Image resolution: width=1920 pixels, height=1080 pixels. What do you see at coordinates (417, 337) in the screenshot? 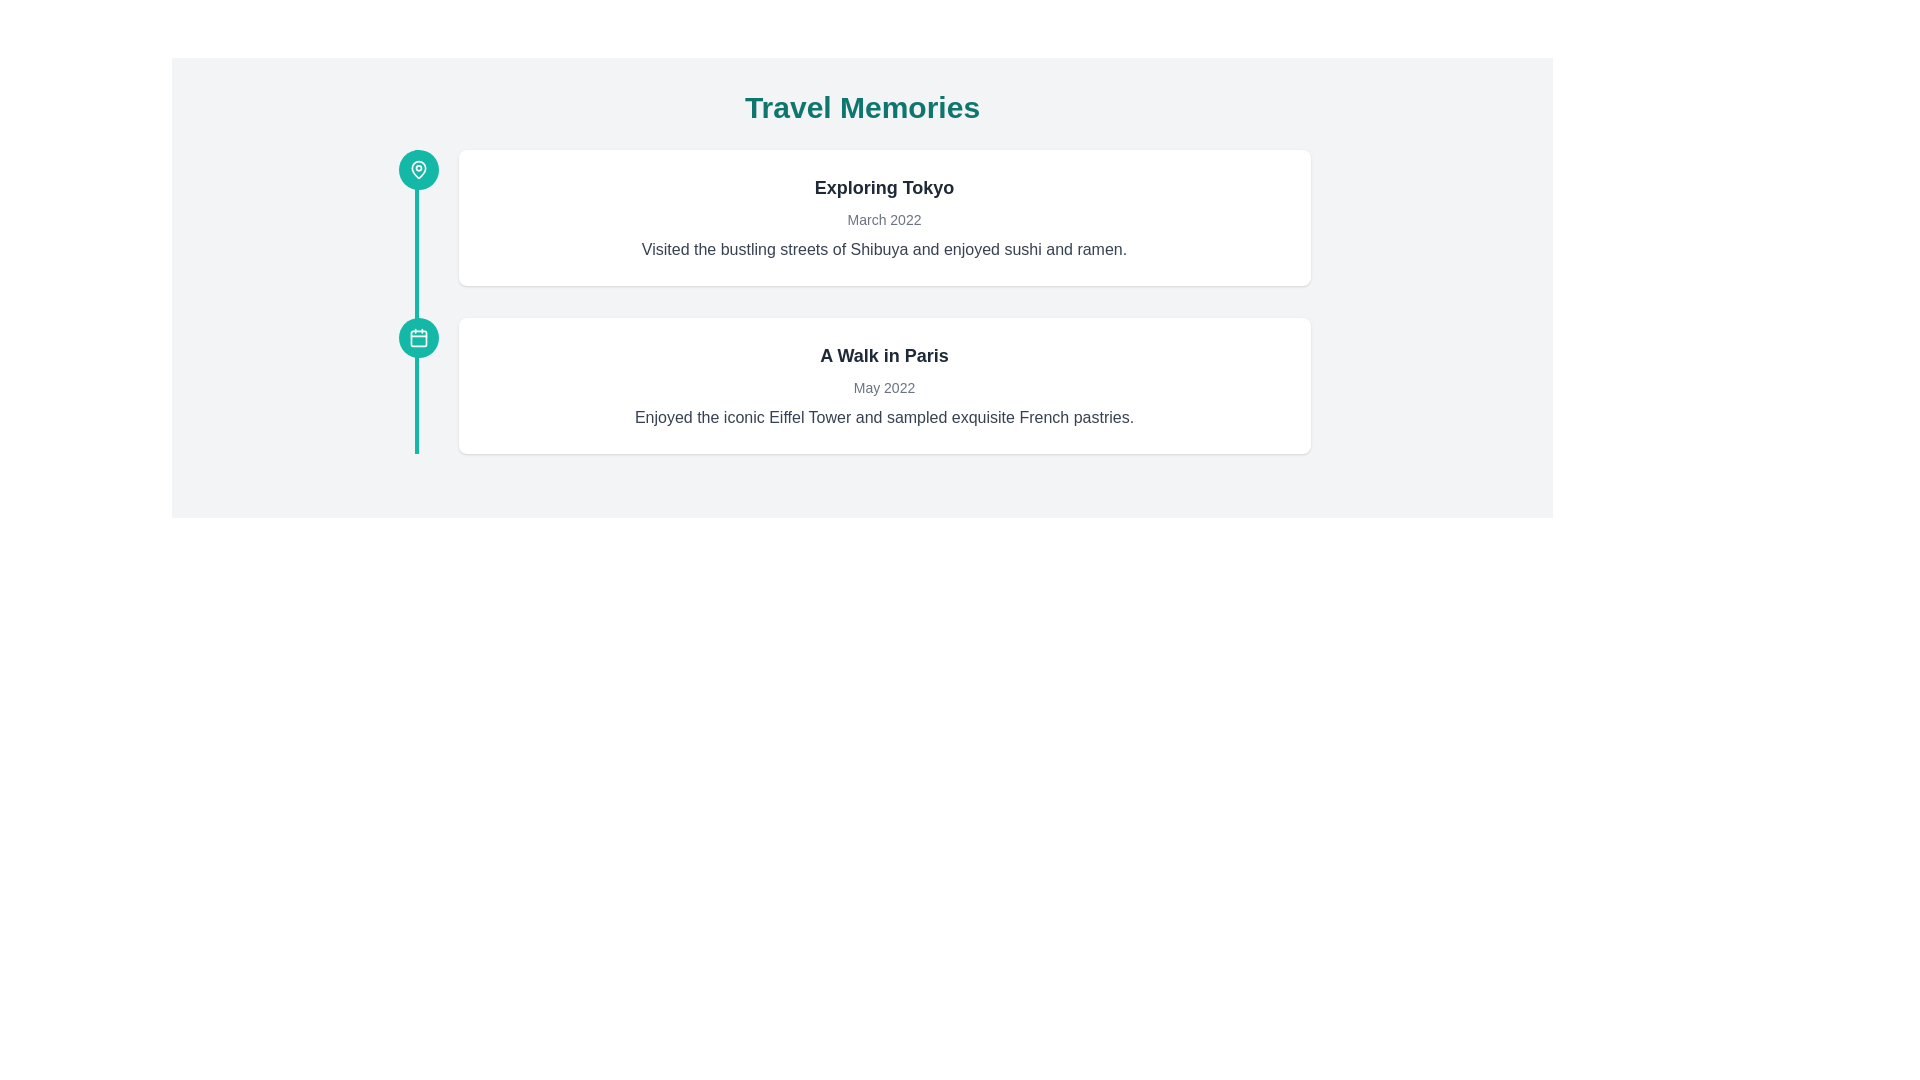
I see `the Calendar icon representing the date for the 'A Walk in Paris' section, located to the left of the timeline` at bounding box center [417, 337].